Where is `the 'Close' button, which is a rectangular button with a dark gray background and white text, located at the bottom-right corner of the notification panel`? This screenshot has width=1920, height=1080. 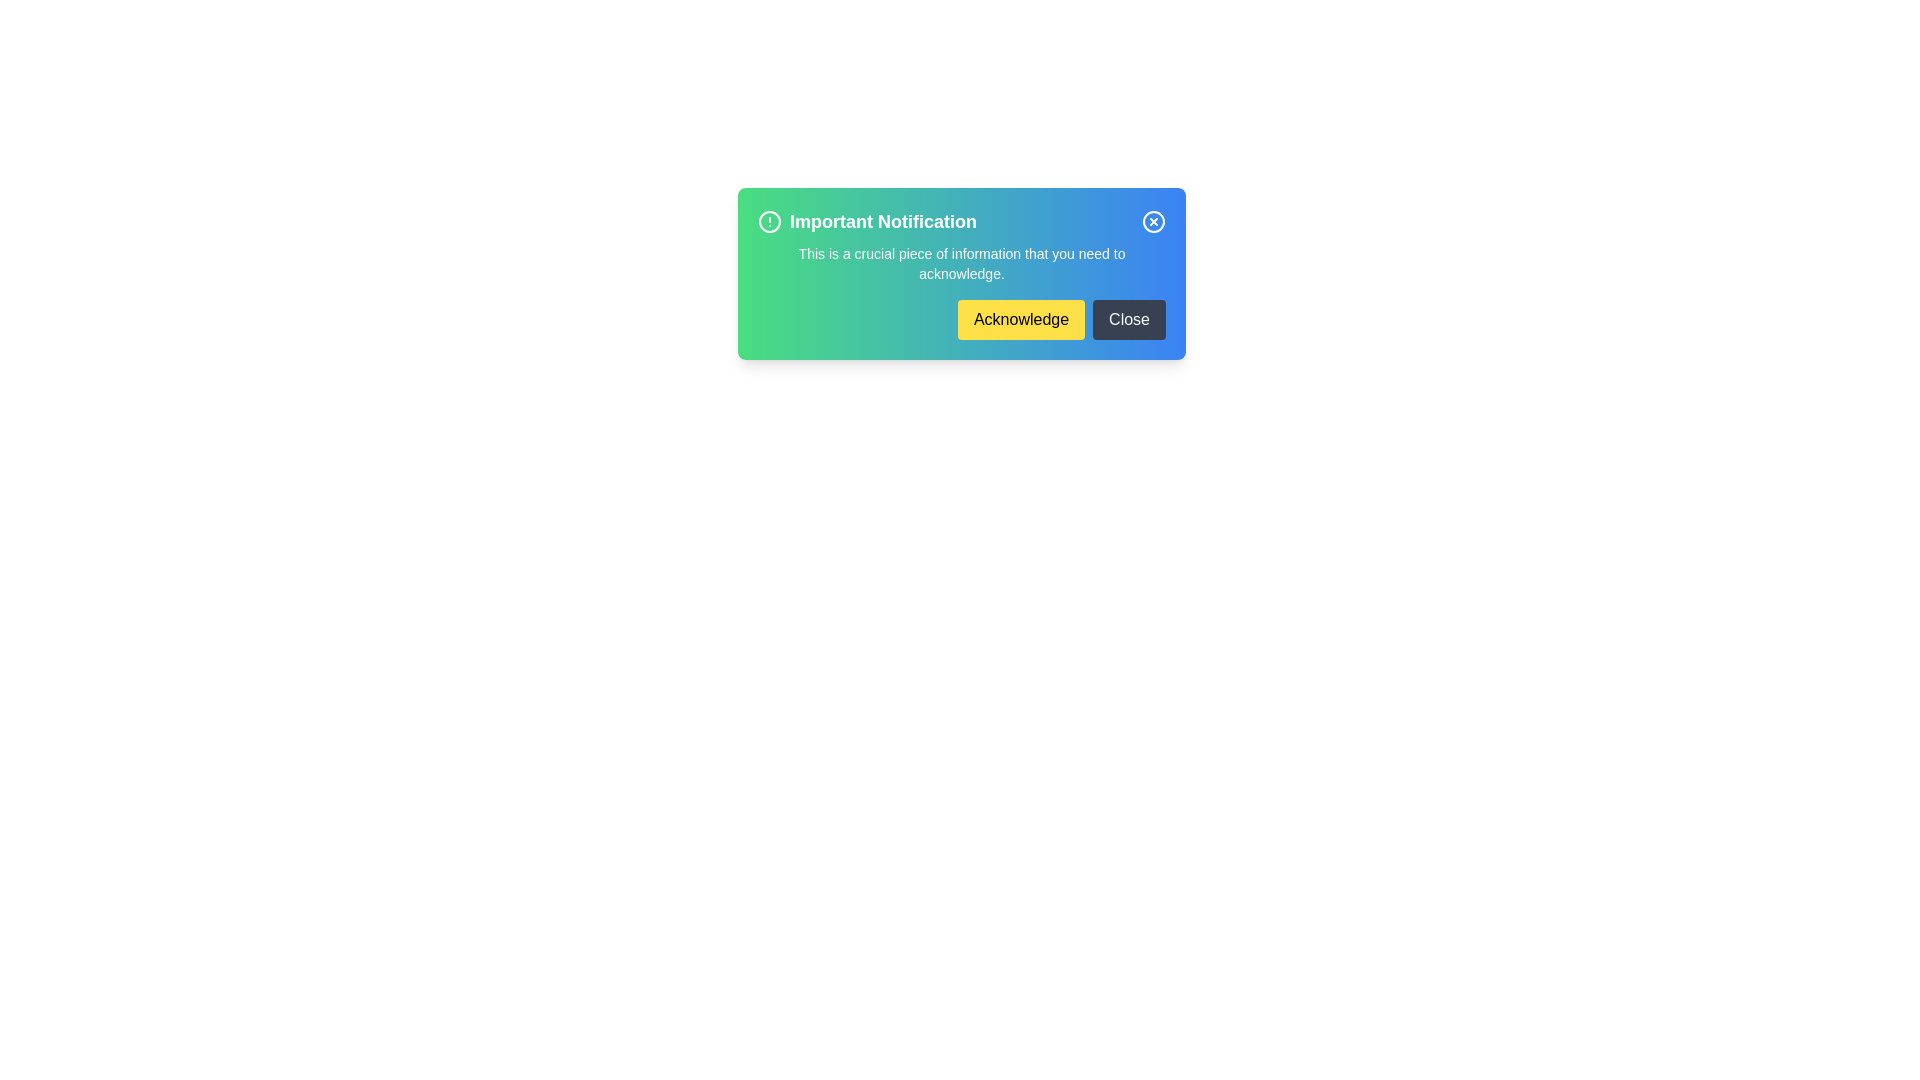 the 'Close' button, which is a rectangular button with a dark gray background and white text, located at the bottom-right corner of the notification panel is located at coordinates (1129, 319).